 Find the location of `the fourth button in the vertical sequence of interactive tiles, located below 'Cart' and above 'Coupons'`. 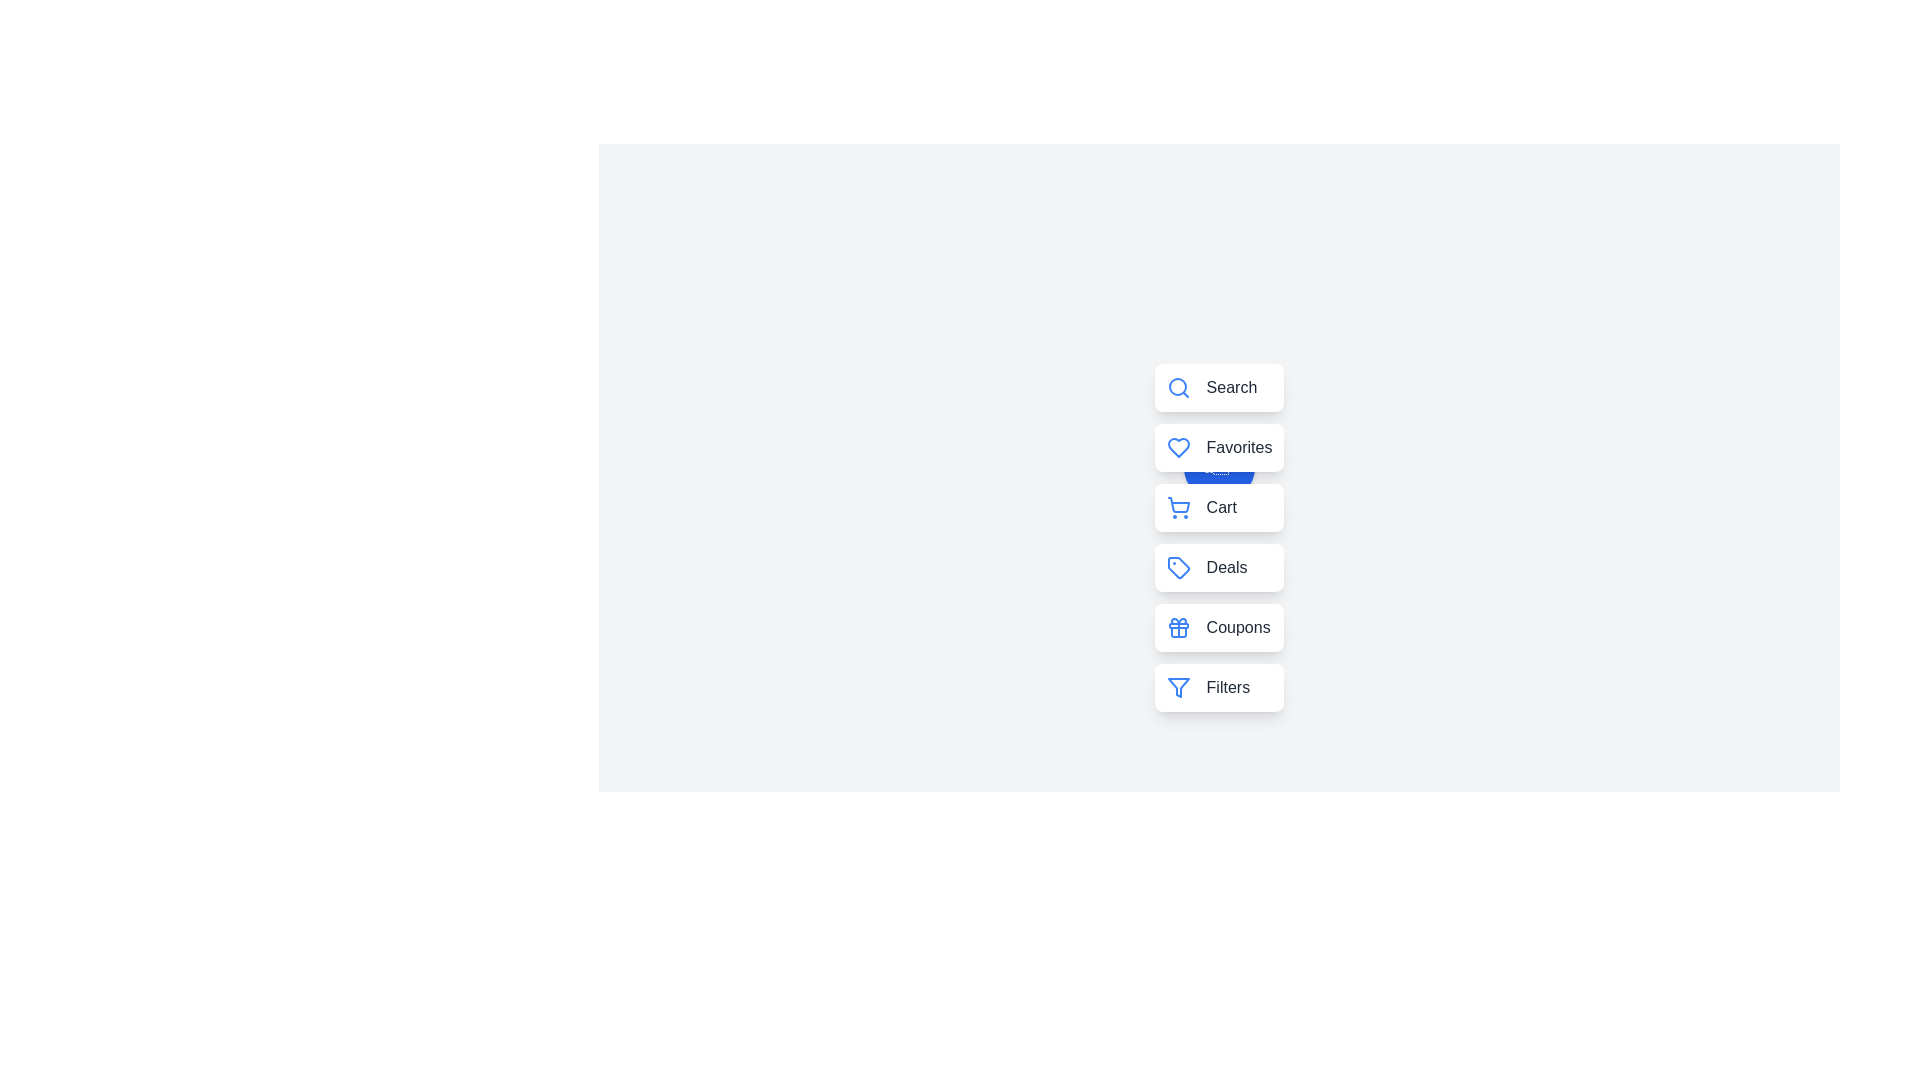

the fourth button in the vertical sequence of interactive tiles, located below 'Cart' and above 'Coupons' is located at coordinates (1218, 567).